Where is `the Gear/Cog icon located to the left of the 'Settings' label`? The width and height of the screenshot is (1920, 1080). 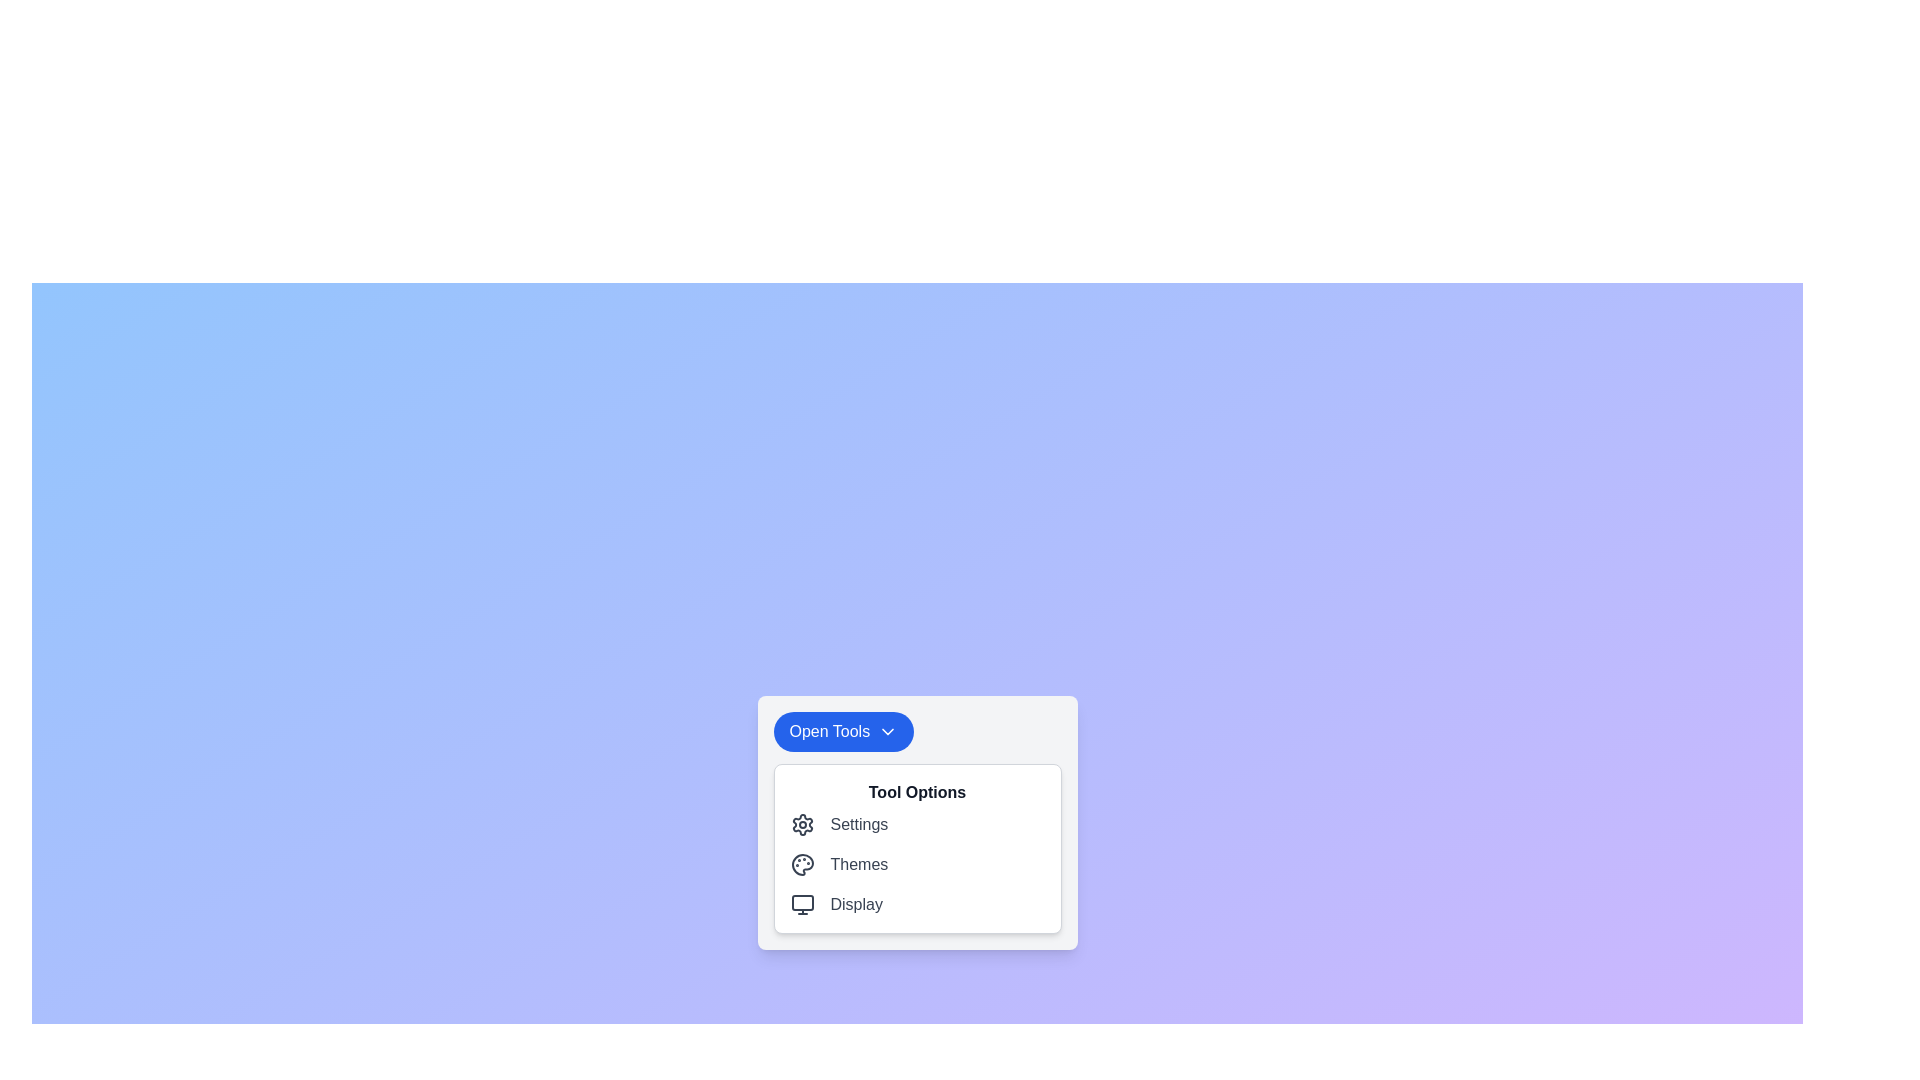 the Gear/Cog icon located to the left of the 'Settings' label is located at coordinates (802, 825).